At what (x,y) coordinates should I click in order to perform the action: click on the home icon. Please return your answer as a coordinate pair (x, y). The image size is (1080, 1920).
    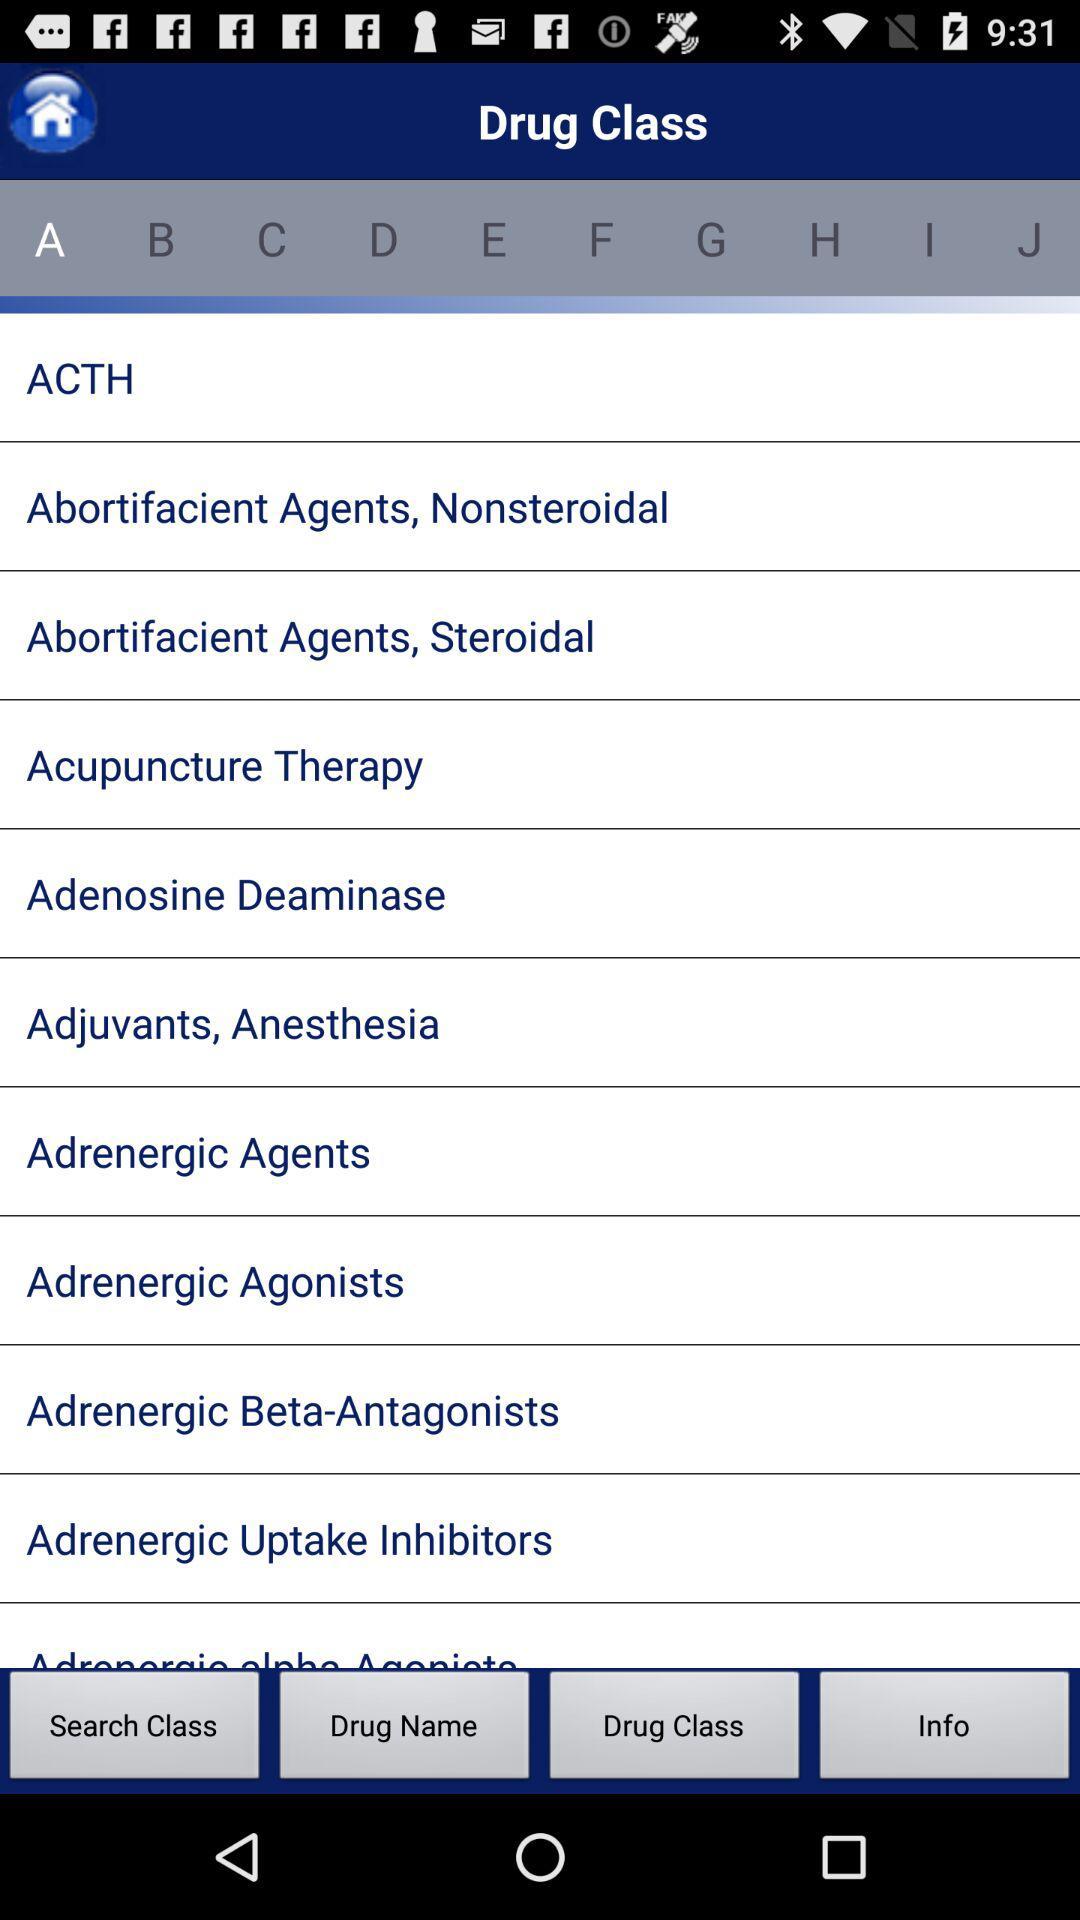
    Looking at the image, I should click on (51, 122).